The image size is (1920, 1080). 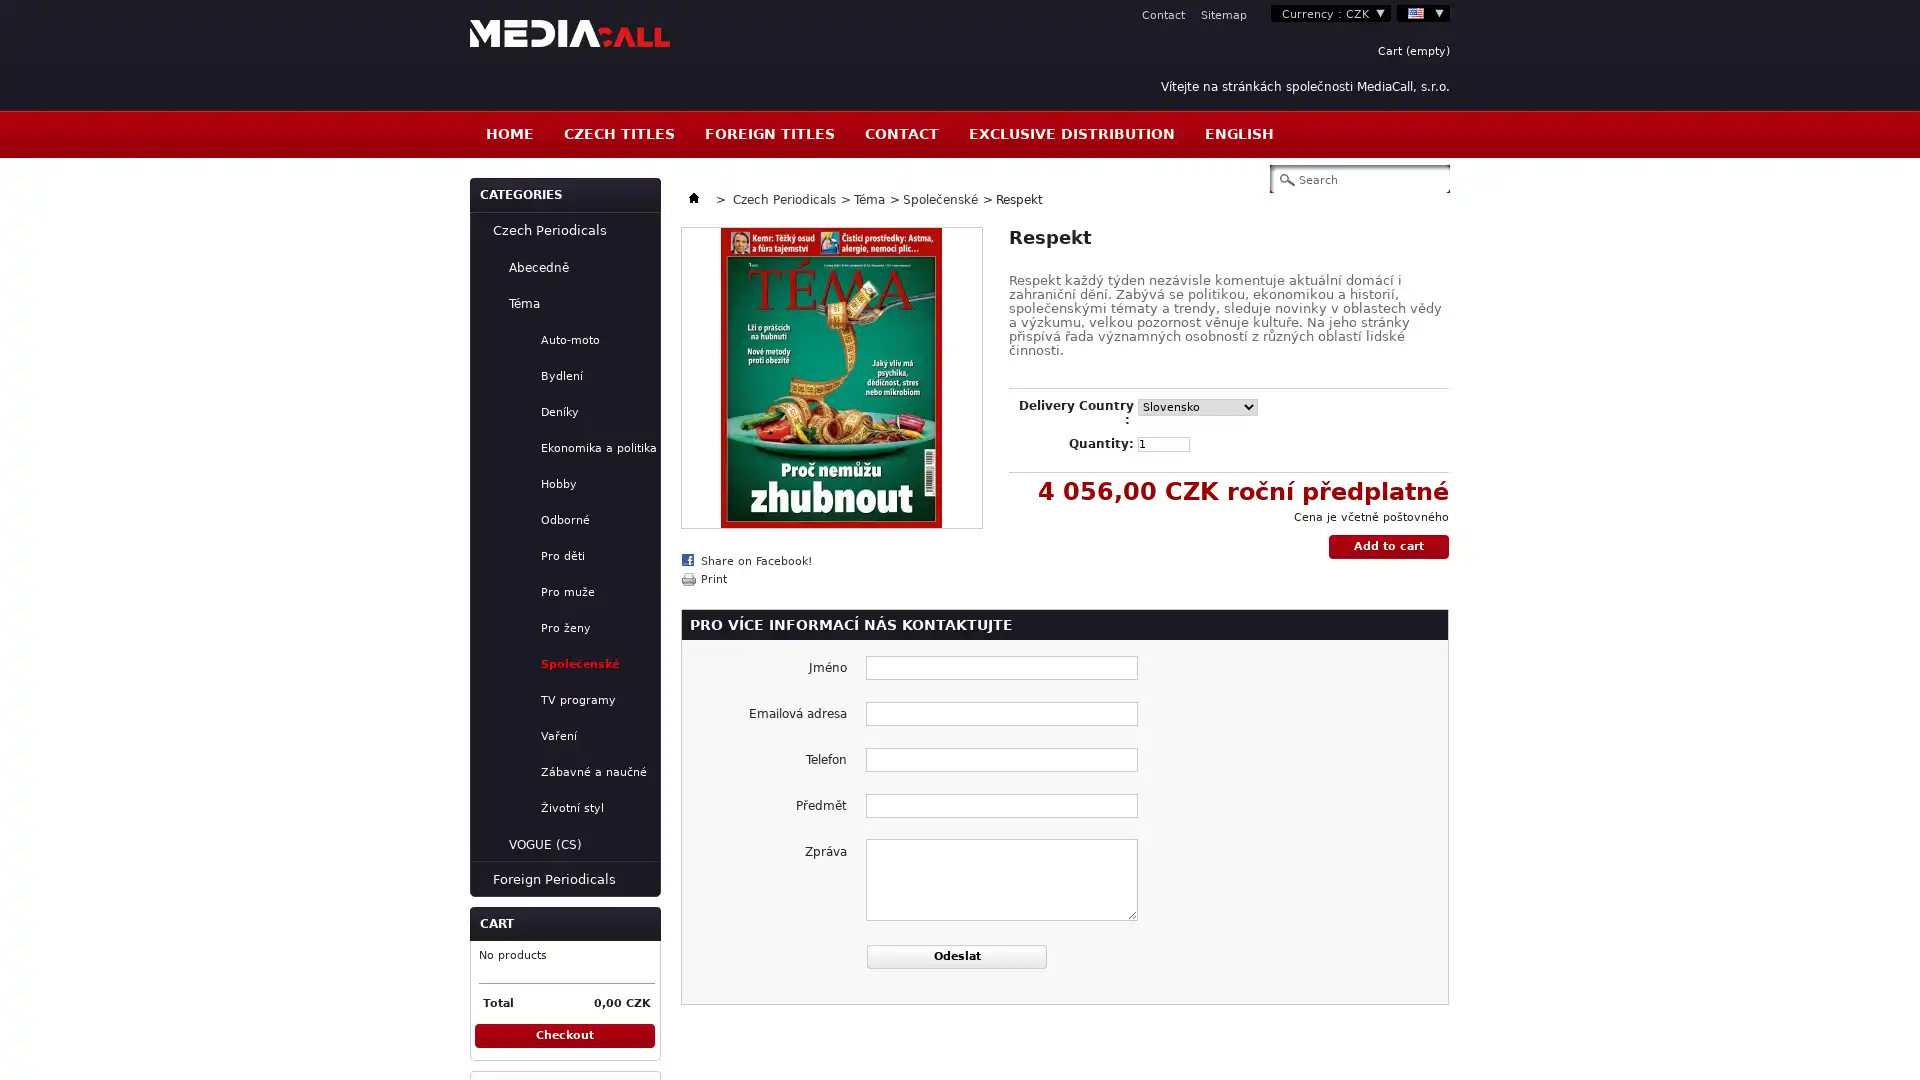 I want to click on Odeslat, so click(x=955, y=955).